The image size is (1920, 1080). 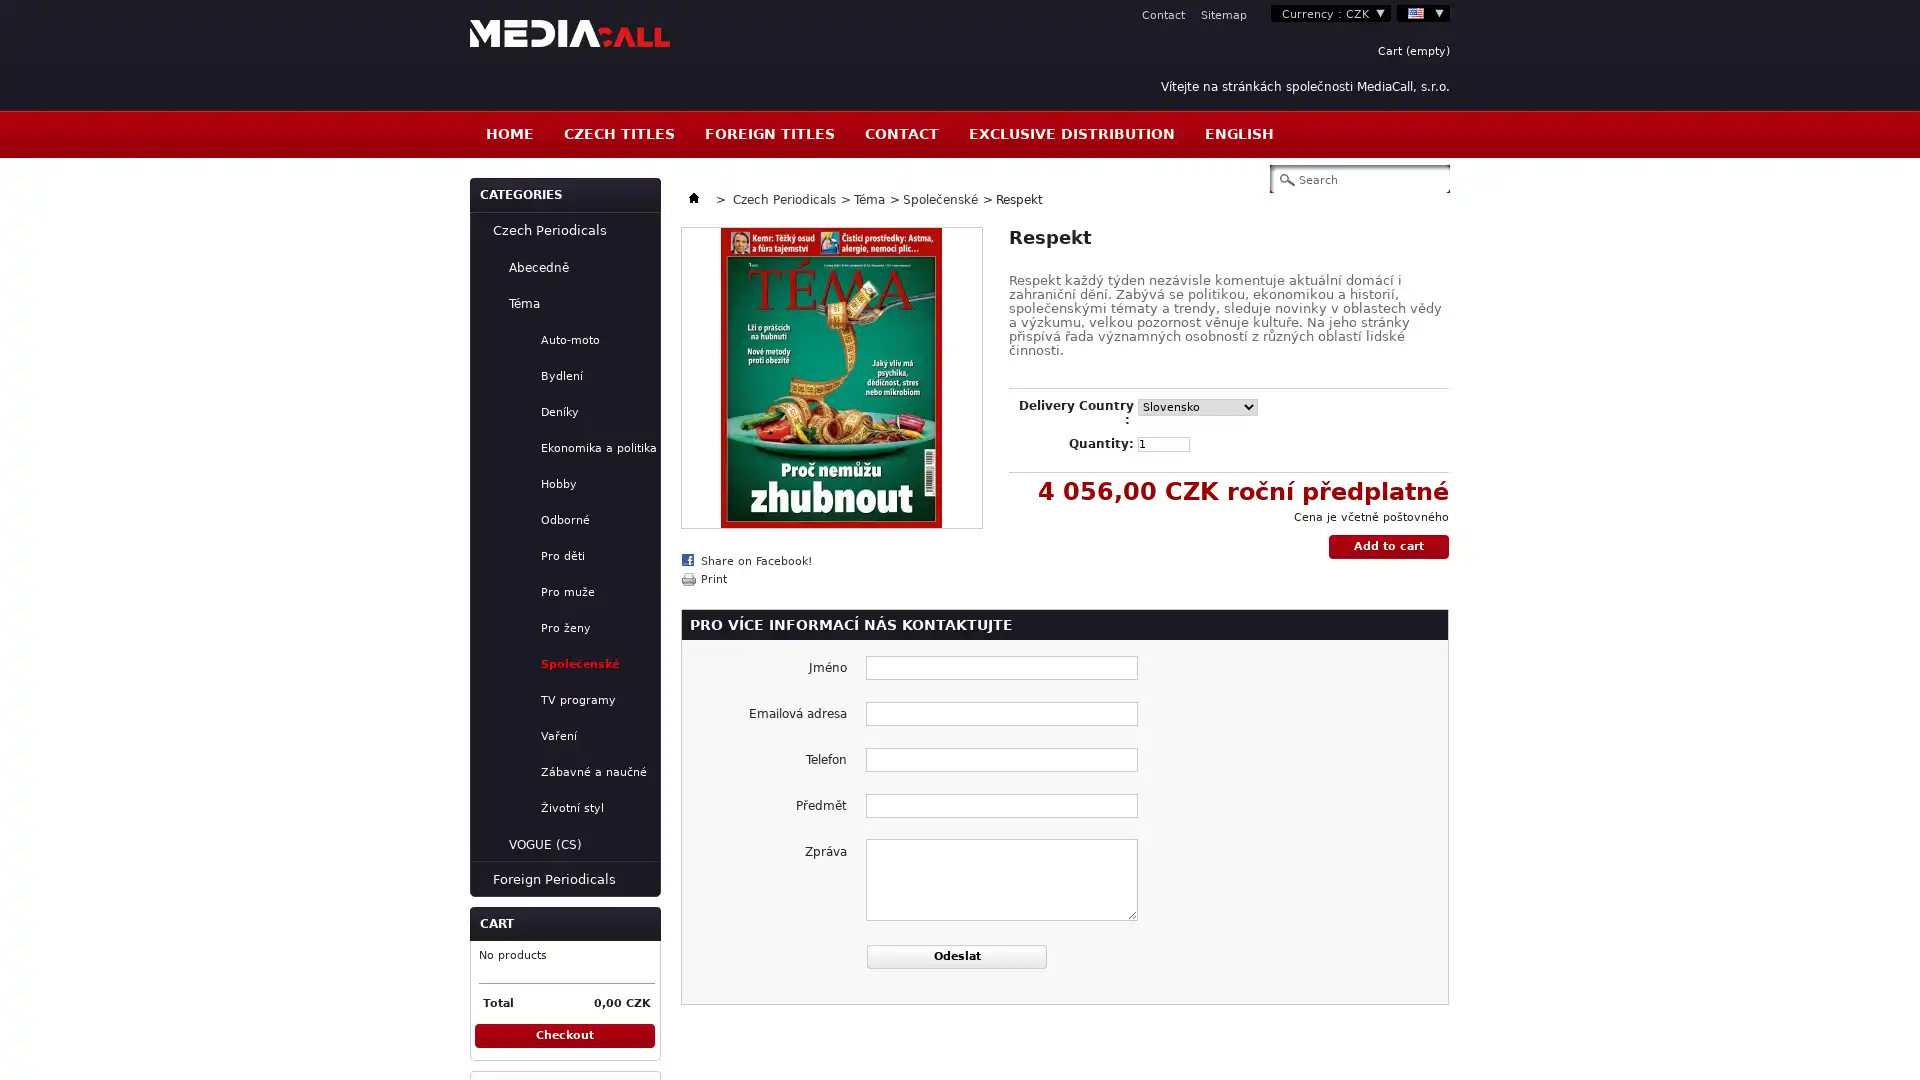 I want to click on Odeslat, so click(x=955, y=955).